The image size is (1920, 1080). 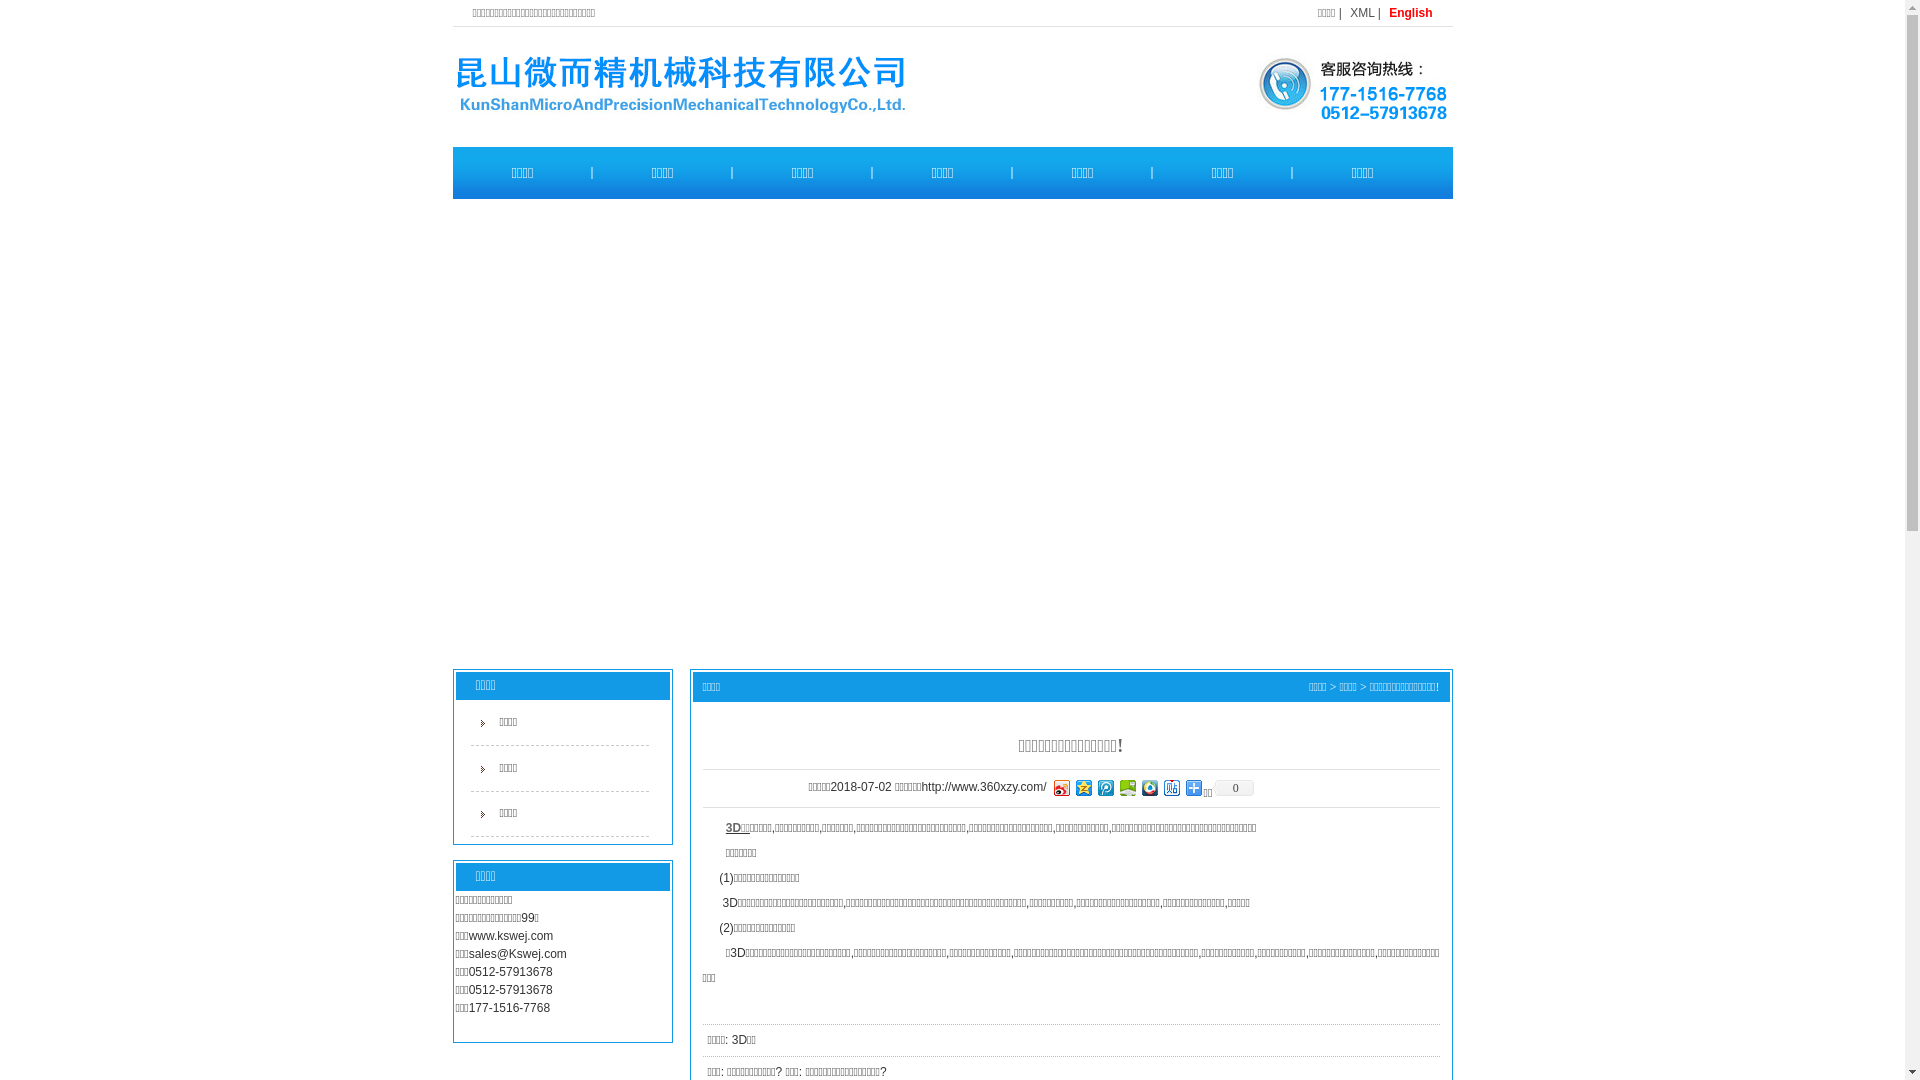 I want to click on '0', so click(x=1232, y=786).